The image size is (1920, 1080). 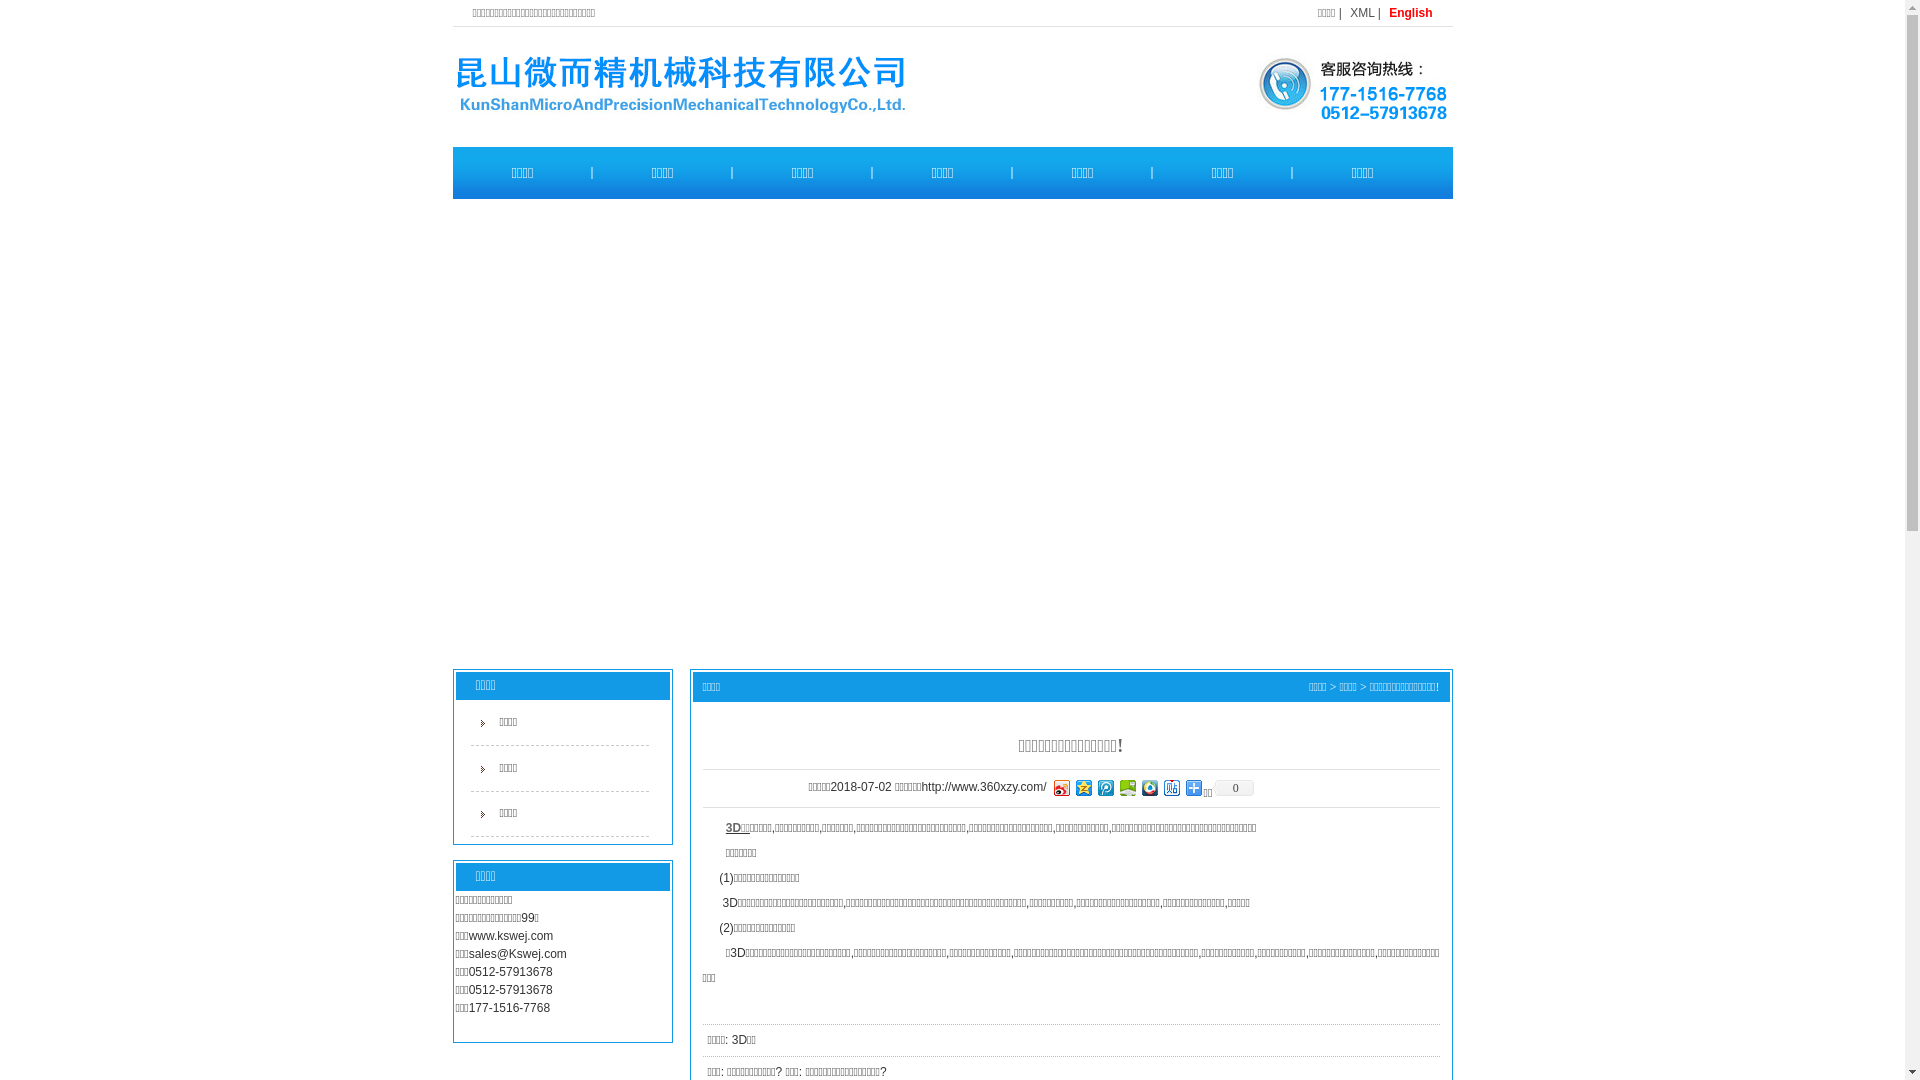 I want to click on '0', so click(x=1232, y=786).